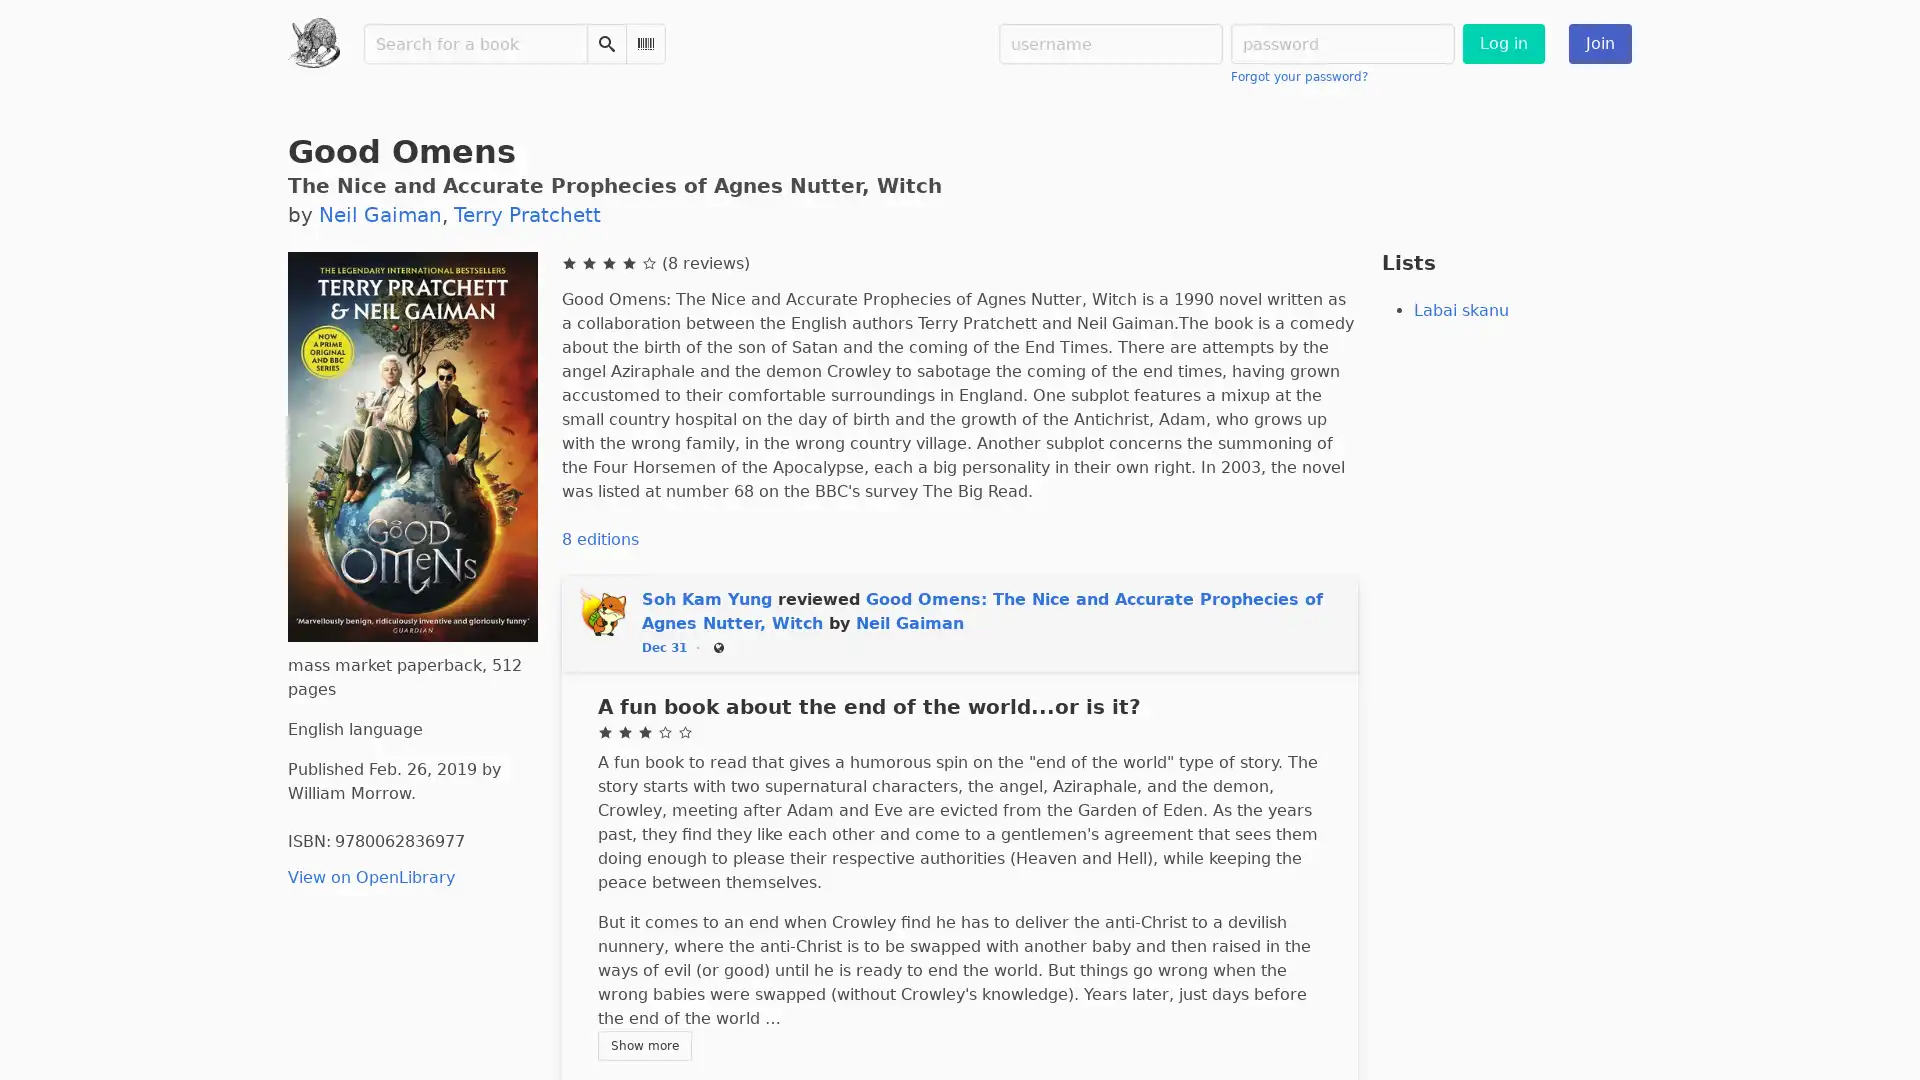 Image resolution: width=1920 pixels, height=1080 pixels. I want to click on Log in, so click(1502, 43).